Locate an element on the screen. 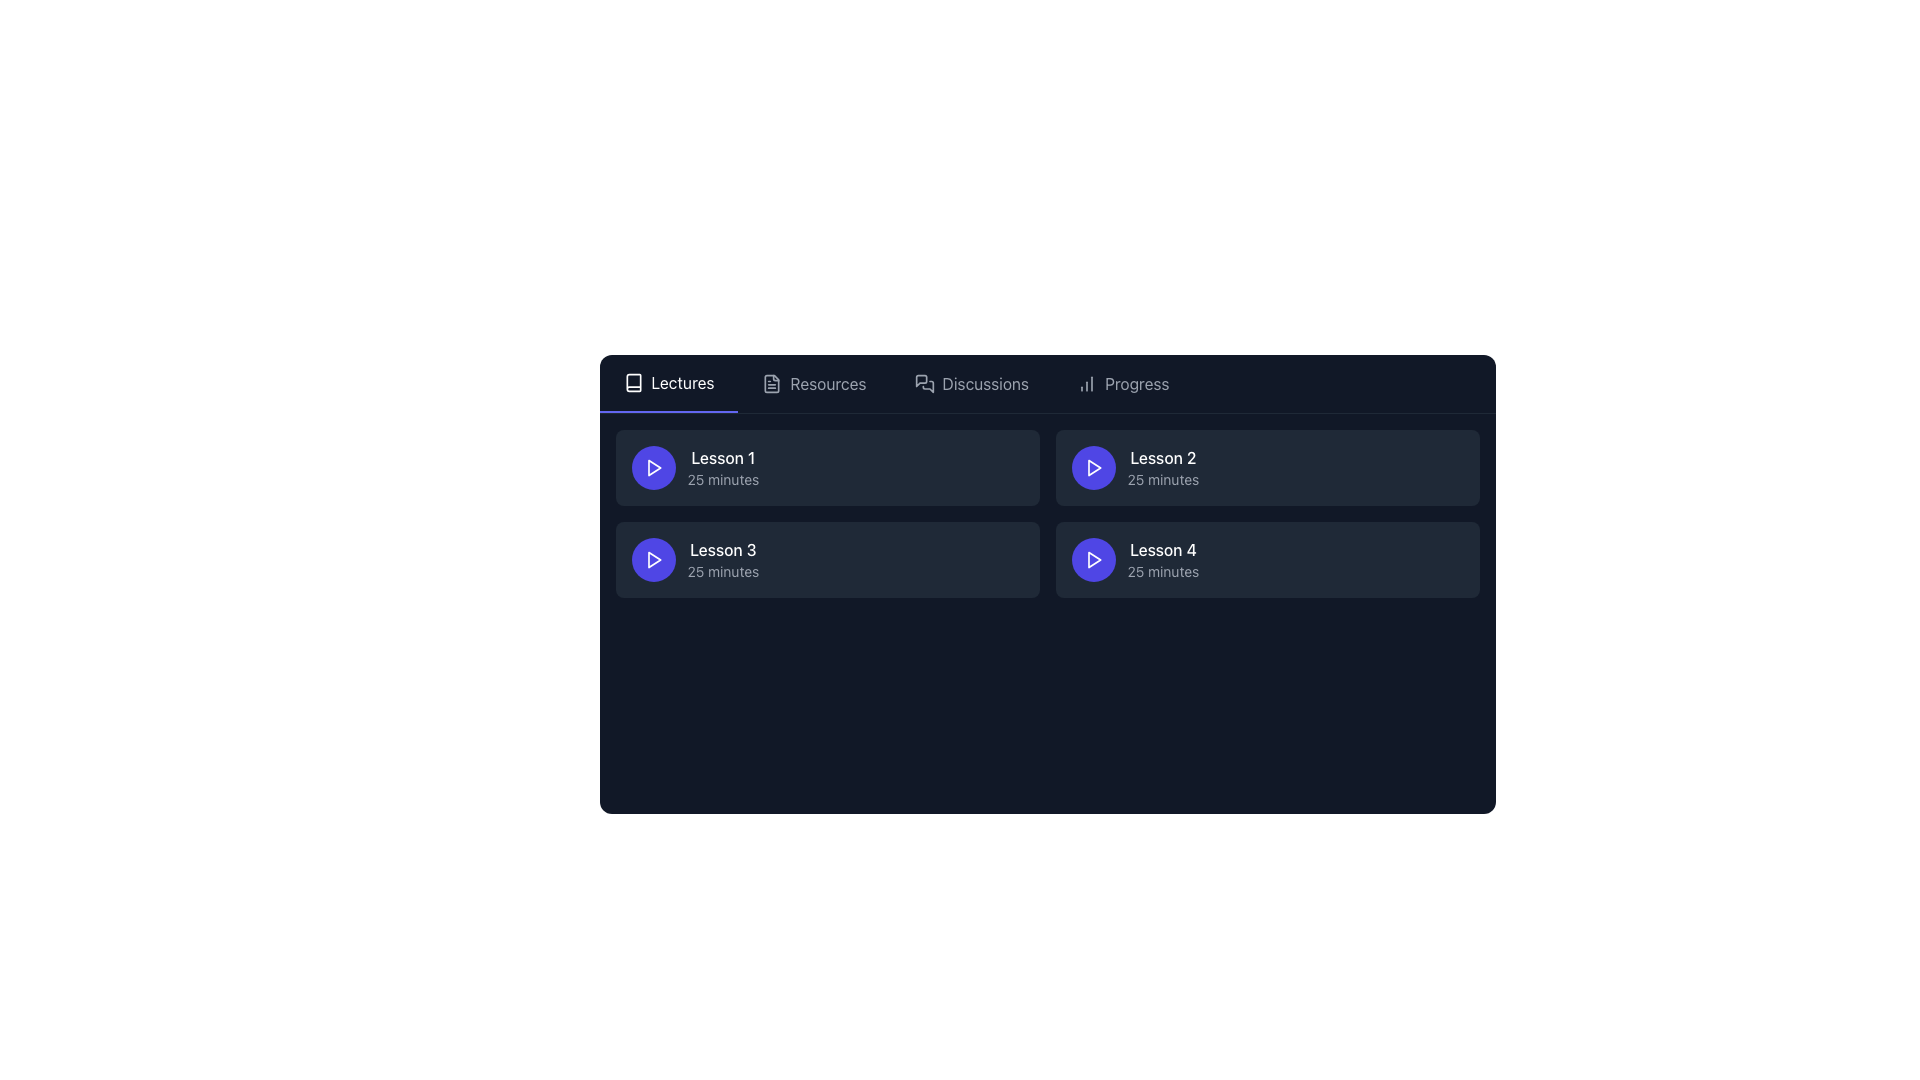 This screenshot has height=1080, width=1920. the small vector graphic icon resembling an open book located next to the 'Lectures' label in the top-left corner of the interface is located at coordinates (632, 382).